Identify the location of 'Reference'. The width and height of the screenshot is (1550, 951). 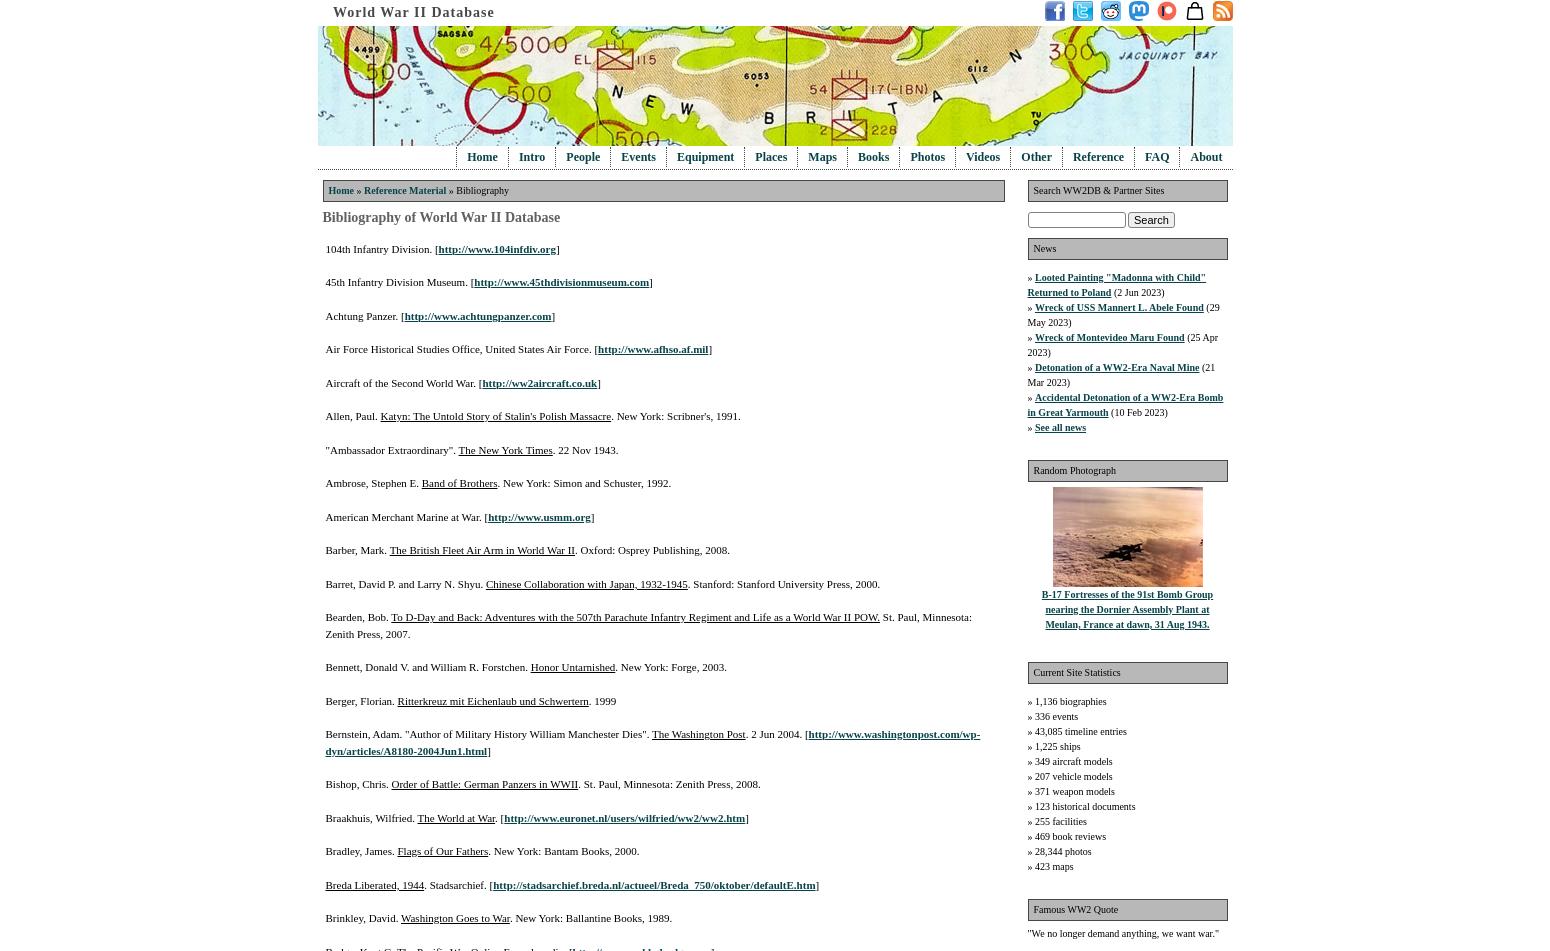
(1097, 157).